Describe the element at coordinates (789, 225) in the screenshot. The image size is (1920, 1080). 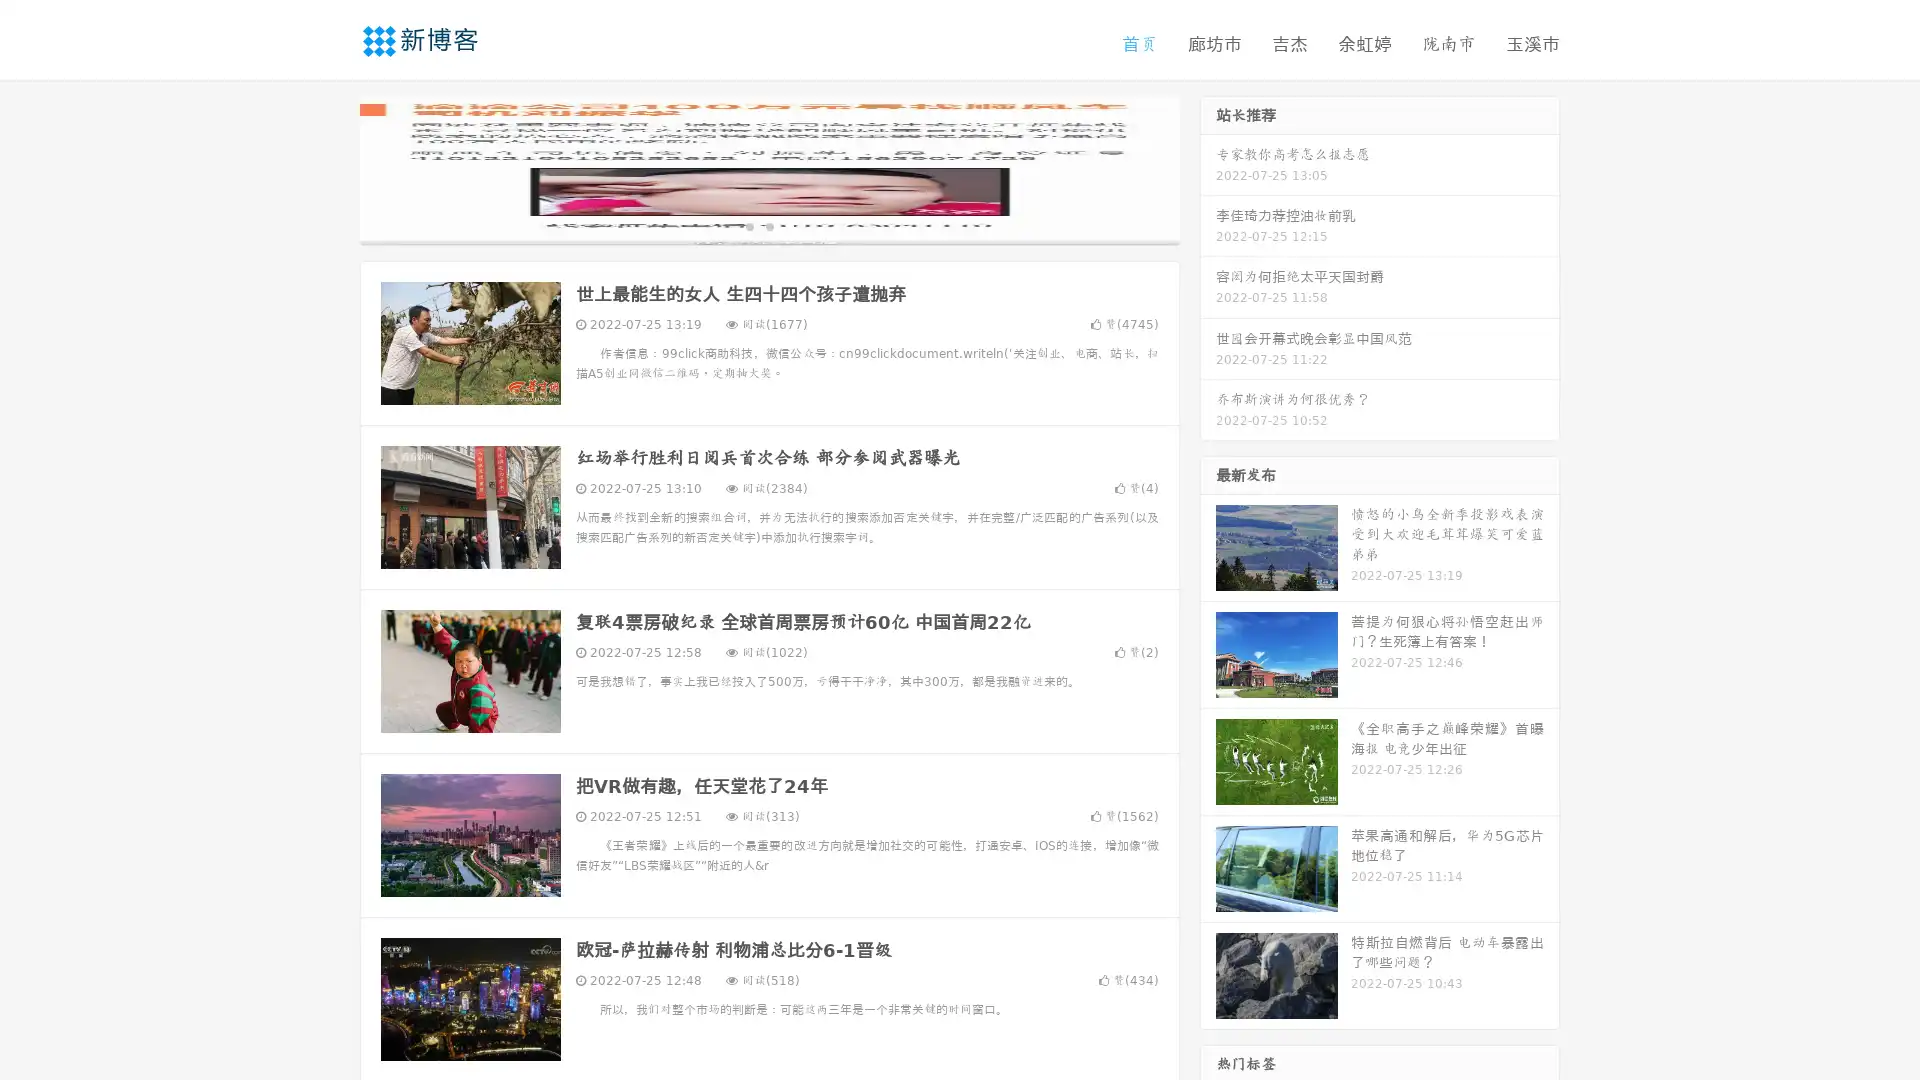
I see `Go to slide 3` at that location.